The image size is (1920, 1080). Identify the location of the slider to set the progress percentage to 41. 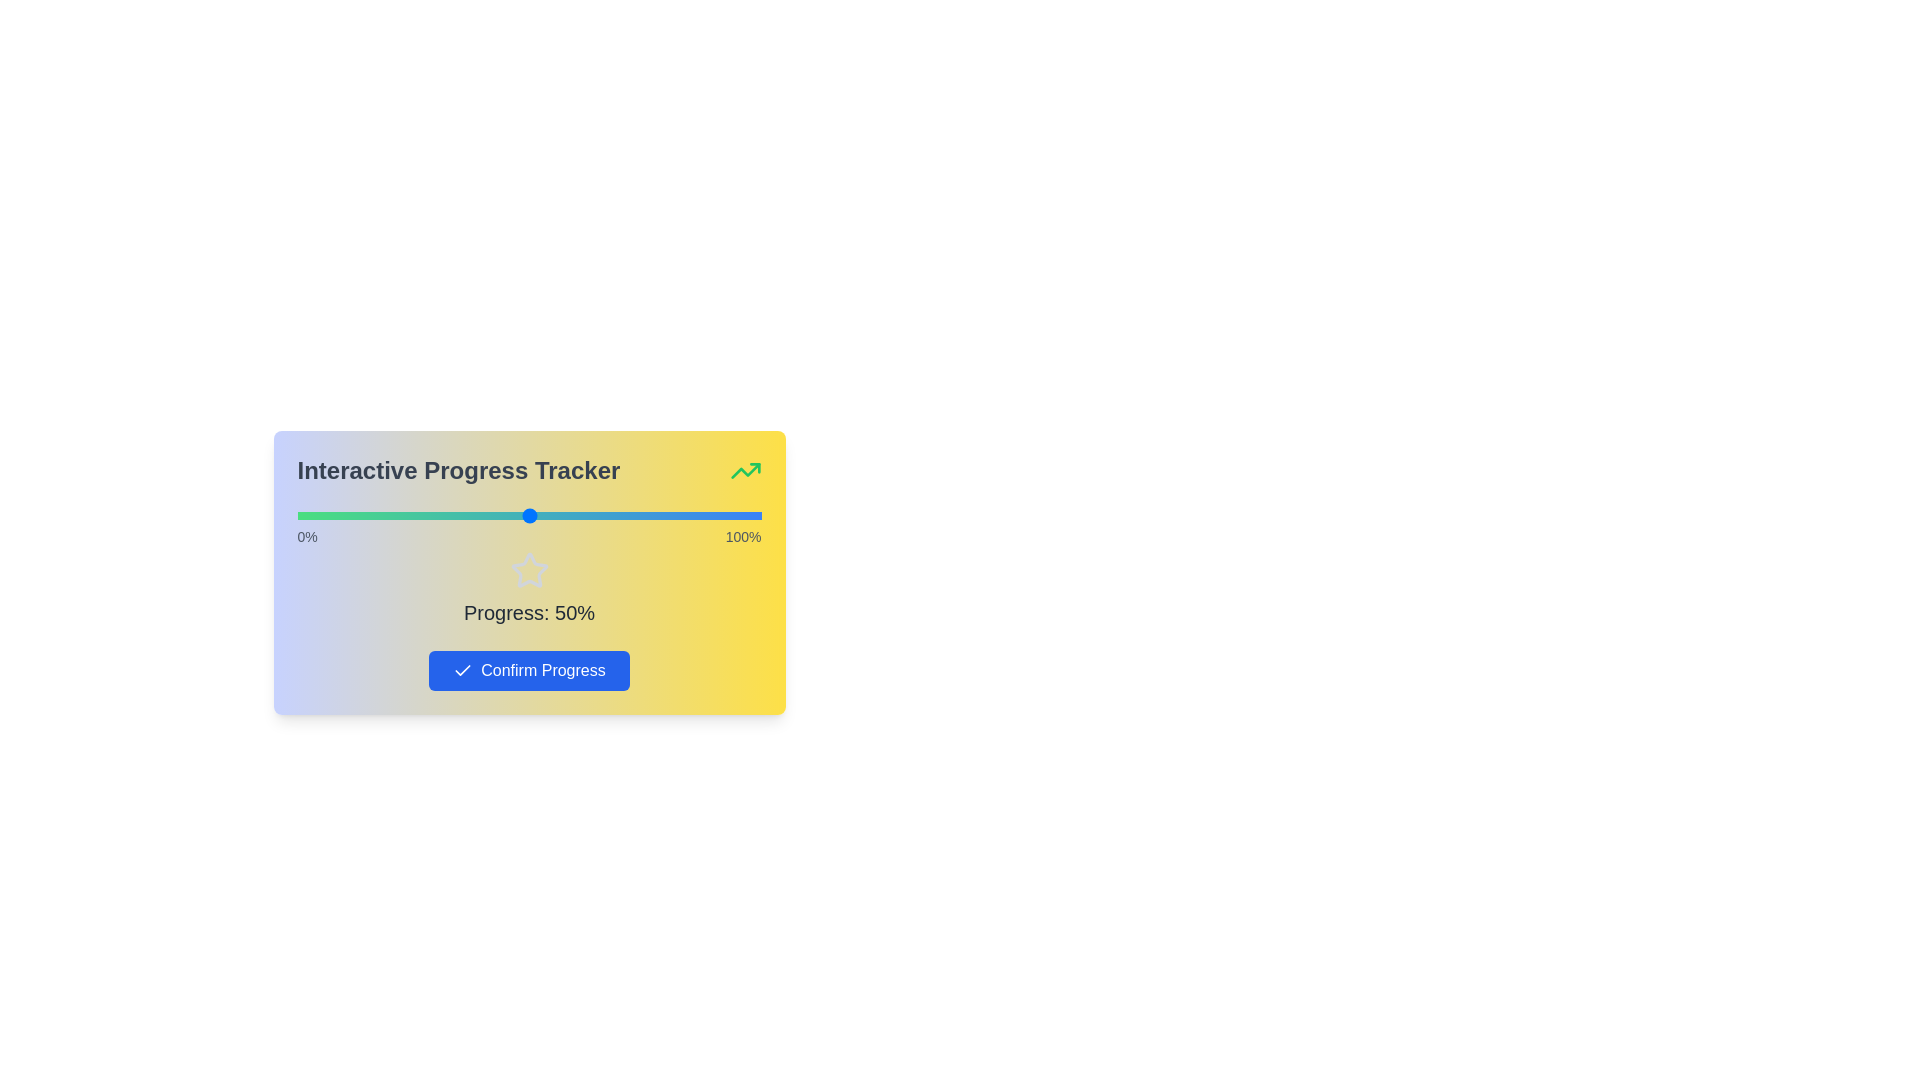
(487, 515).